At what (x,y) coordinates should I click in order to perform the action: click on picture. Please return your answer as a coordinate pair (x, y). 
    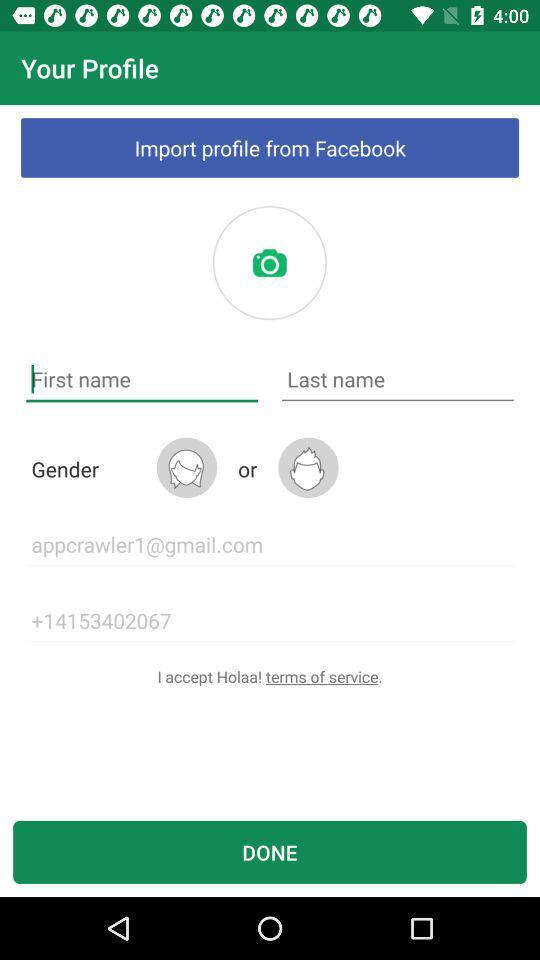
    Looking at the image, I should click on (269, 262).